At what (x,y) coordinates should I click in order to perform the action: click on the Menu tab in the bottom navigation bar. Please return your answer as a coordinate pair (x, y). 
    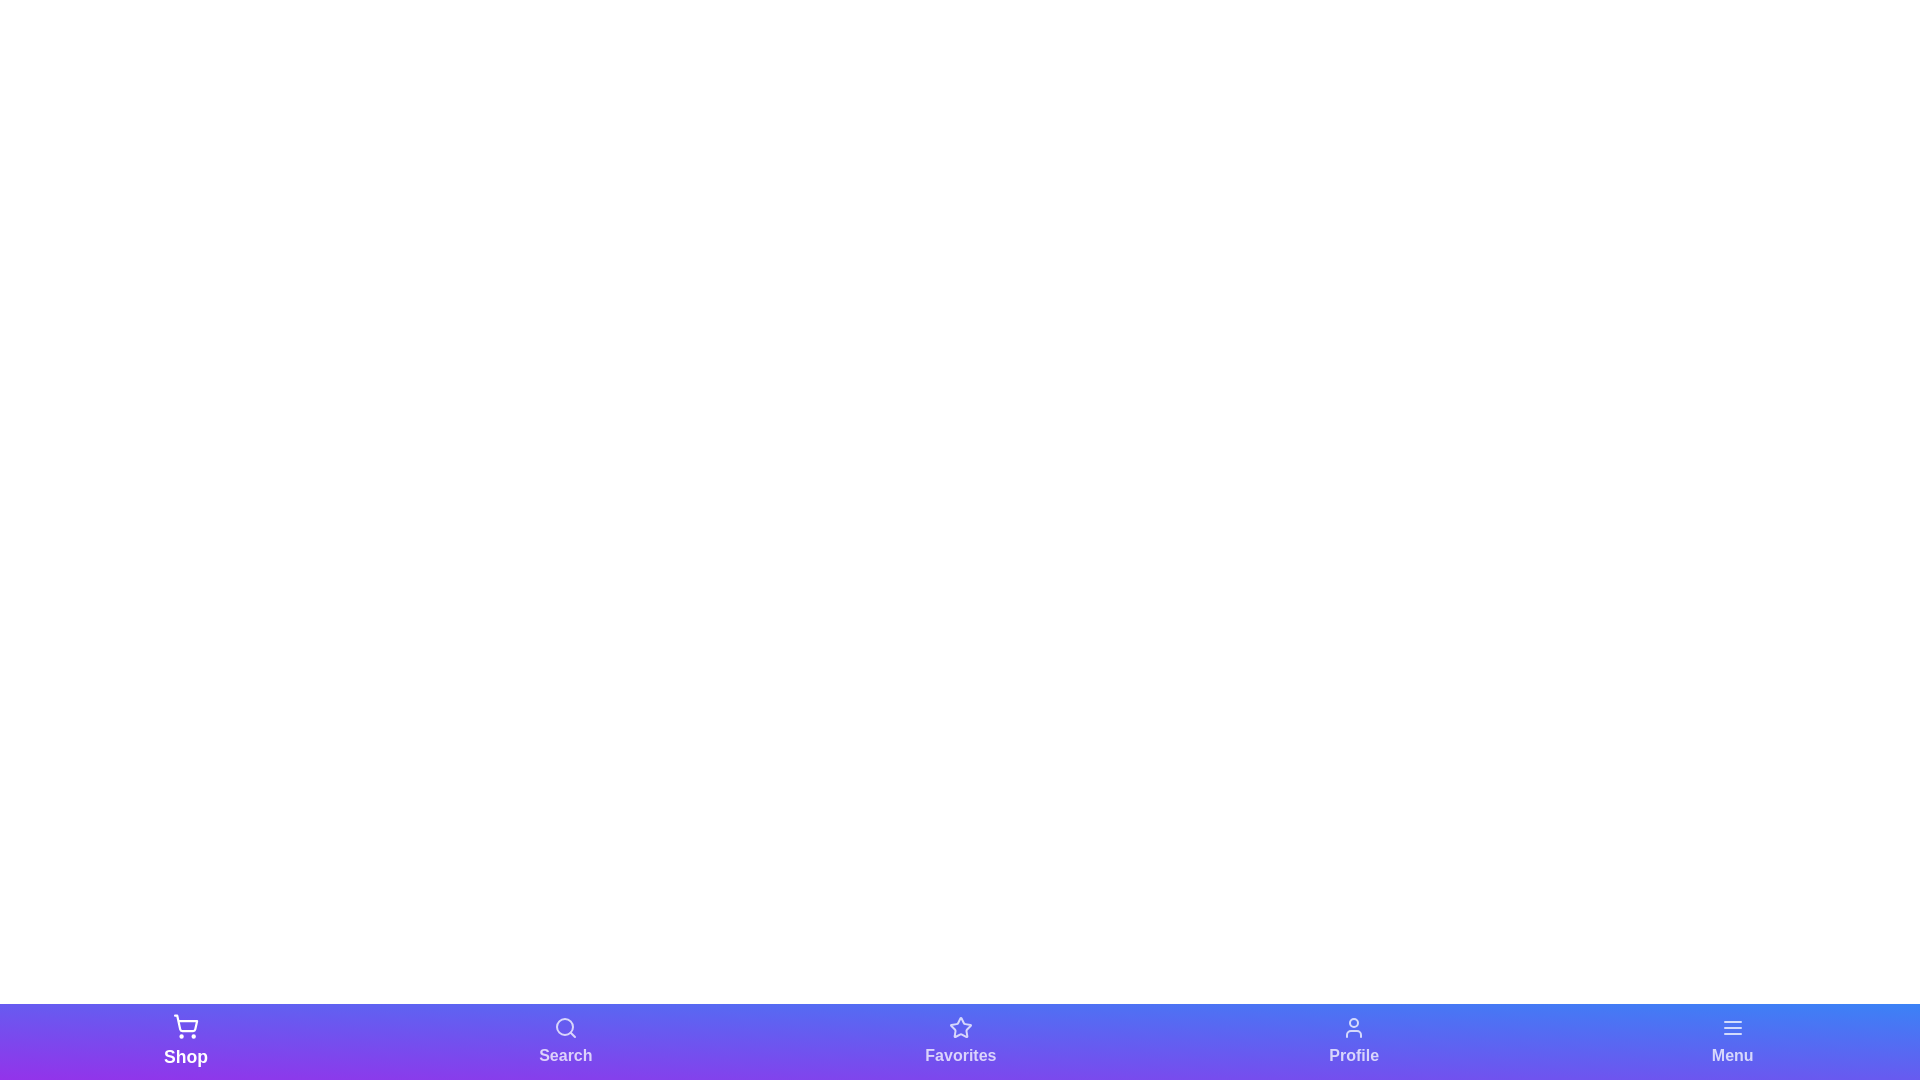
    Looking at the image, I should click on (1731, 1040).